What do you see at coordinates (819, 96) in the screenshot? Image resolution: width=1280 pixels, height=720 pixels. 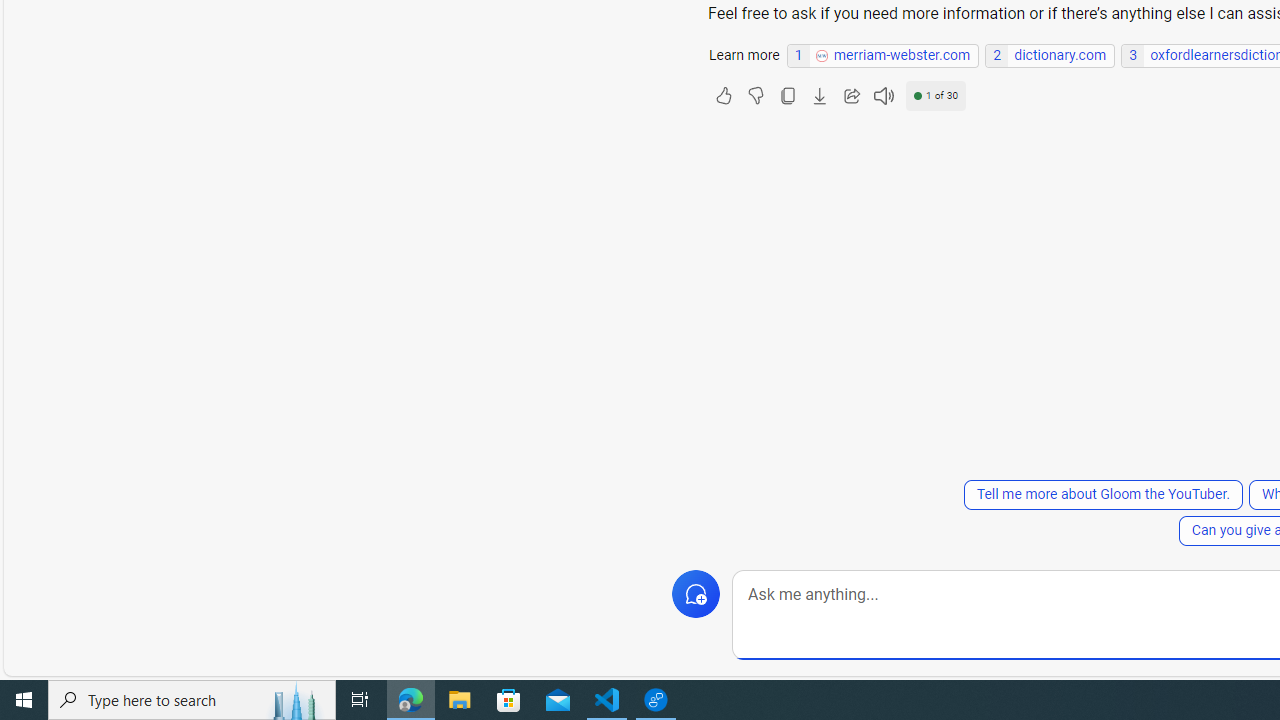 I see `'Export'` at bounding box center [819, 96].